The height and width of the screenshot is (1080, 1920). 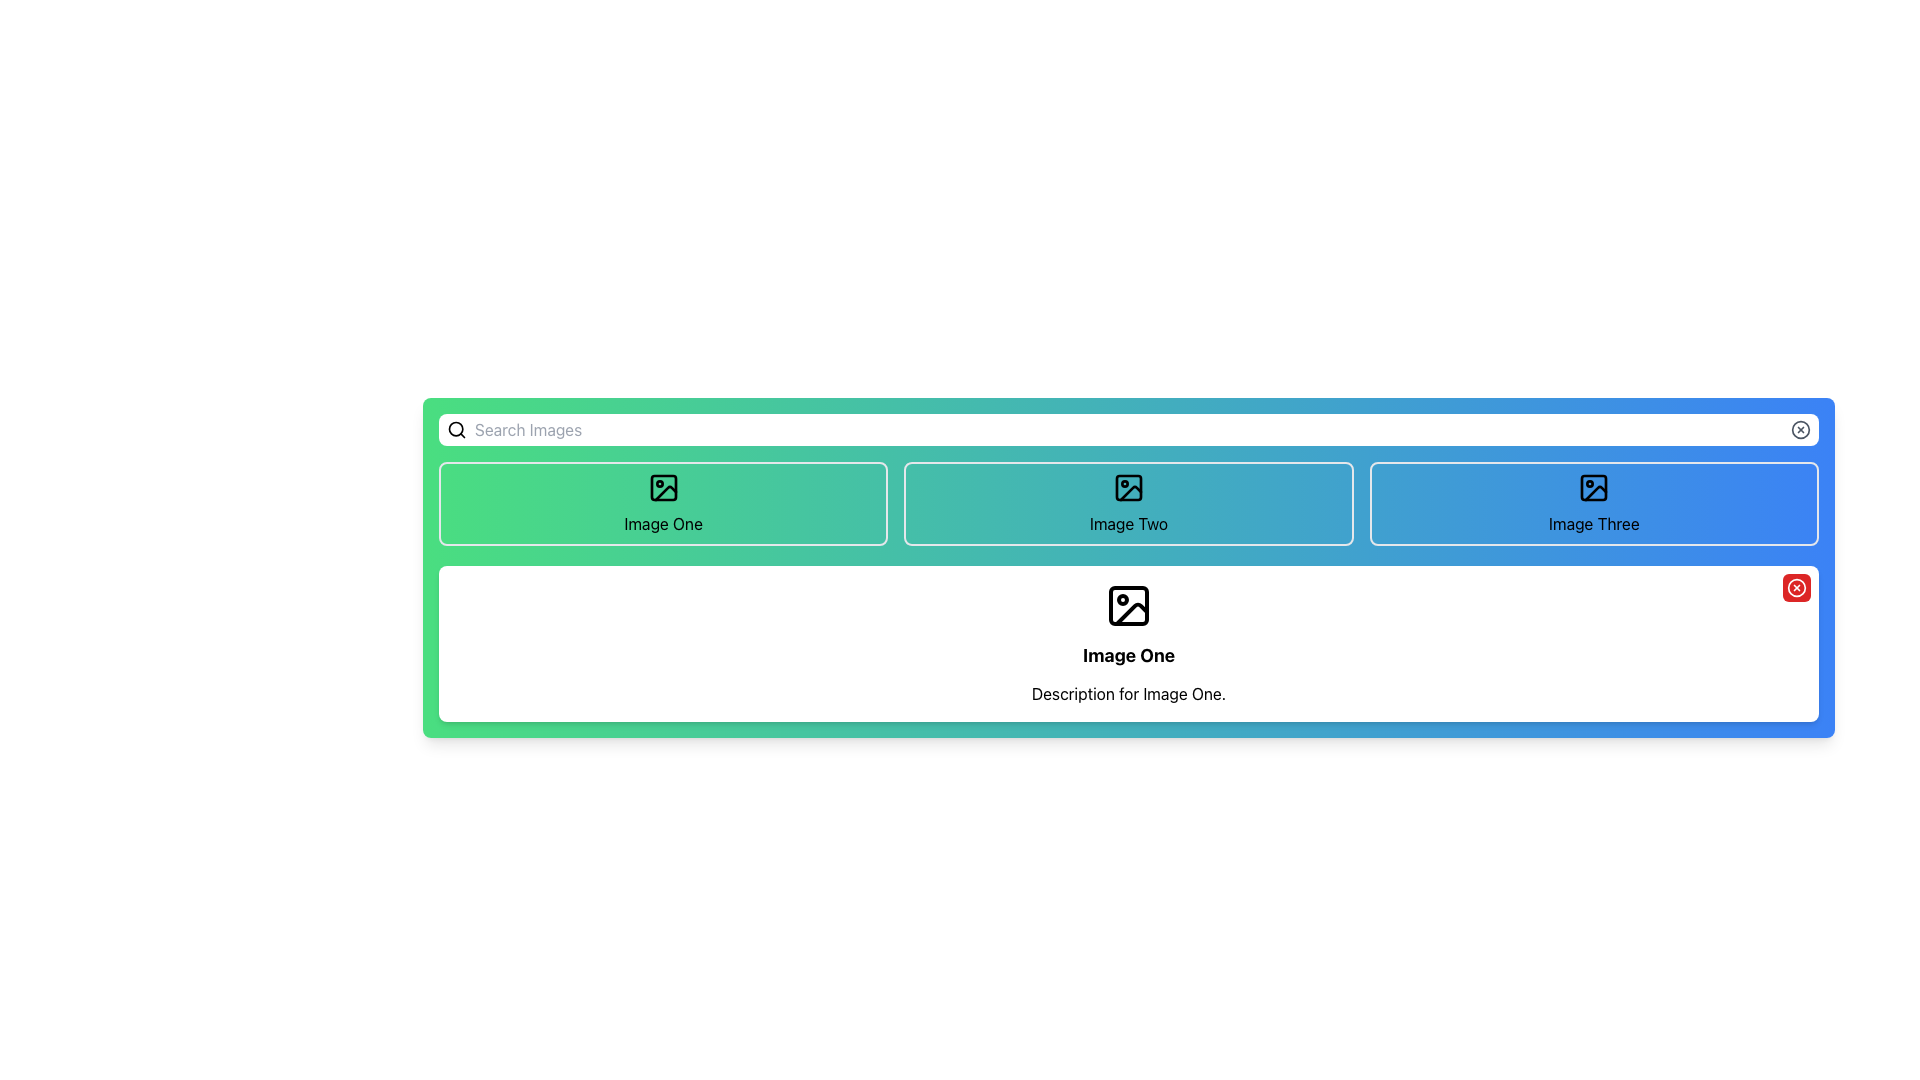 What do you see at coordinates (663, 488) in the screenshot?
I see `the small illustrative icon resembling a landscape (mountain and sun) inside a square outline, which is the first icon in the section labeled 'Image One', located at the top row of the interface within a green card` at bounding box center [663, 488].